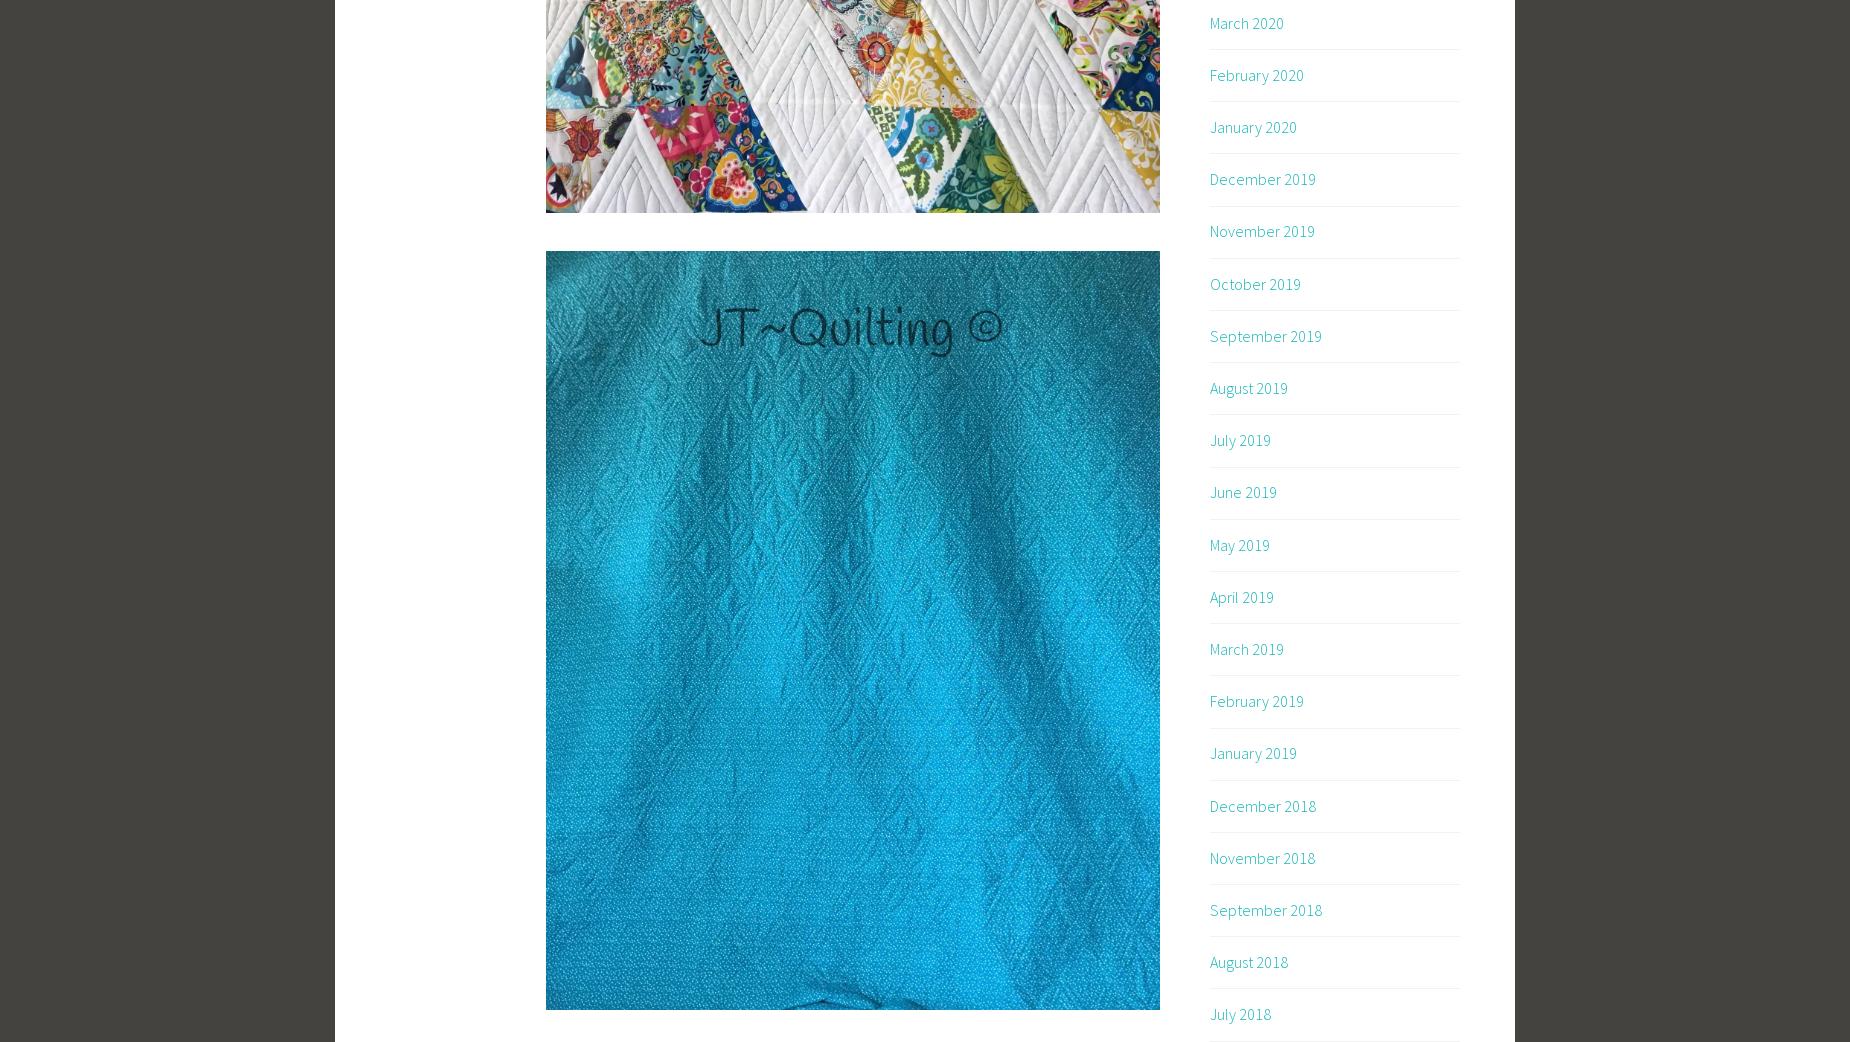 The height and width of the screenshot is (1042, 1850). Describe the element at coordinates (1261, 857) in the screenshot. I see `'November 2018'` at that location.